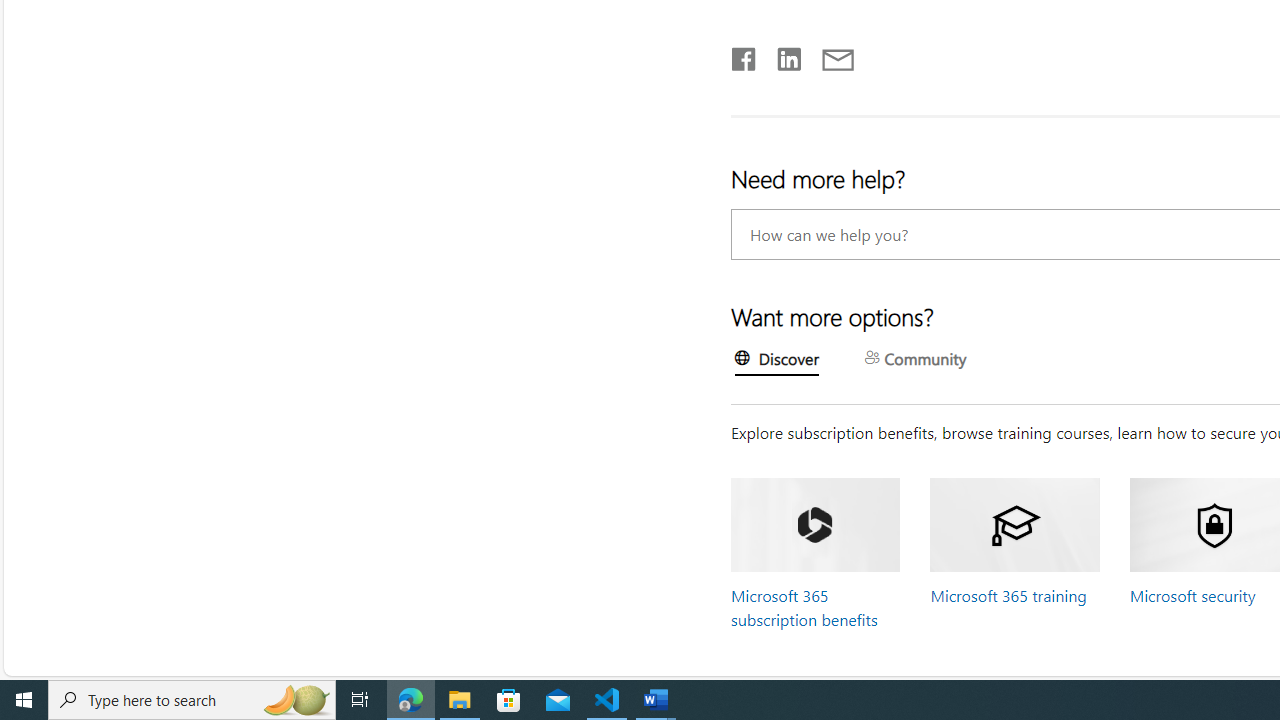 The width and height of the screenshot is (1280, 720). What do you see at coordinates (914, 360) in the screenshot?
I see `'Community'` at bounding box center [914, 360].